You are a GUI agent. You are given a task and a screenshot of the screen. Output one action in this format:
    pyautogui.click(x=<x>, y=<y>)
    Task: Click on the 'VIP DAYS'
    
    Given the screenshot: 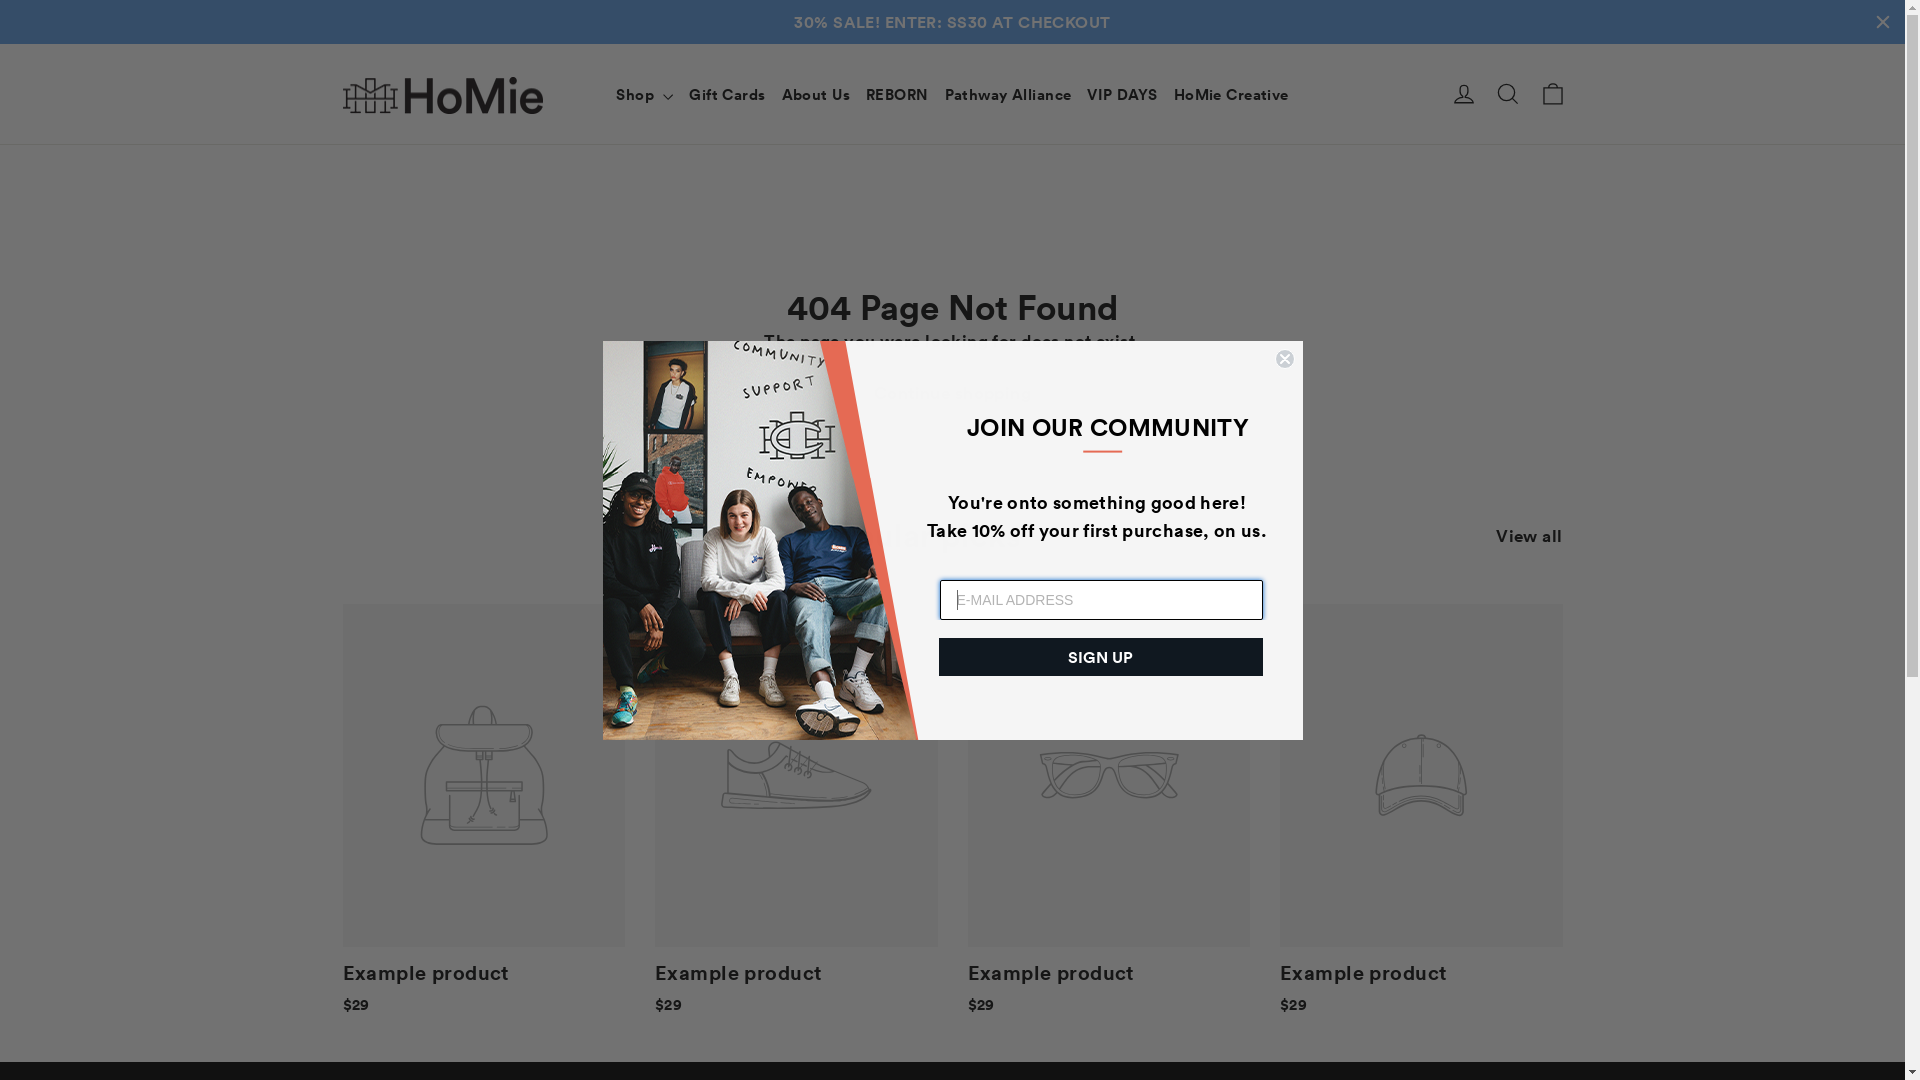 What is the action you would take?
    pyautogui.click(x=1122, y=49)
    